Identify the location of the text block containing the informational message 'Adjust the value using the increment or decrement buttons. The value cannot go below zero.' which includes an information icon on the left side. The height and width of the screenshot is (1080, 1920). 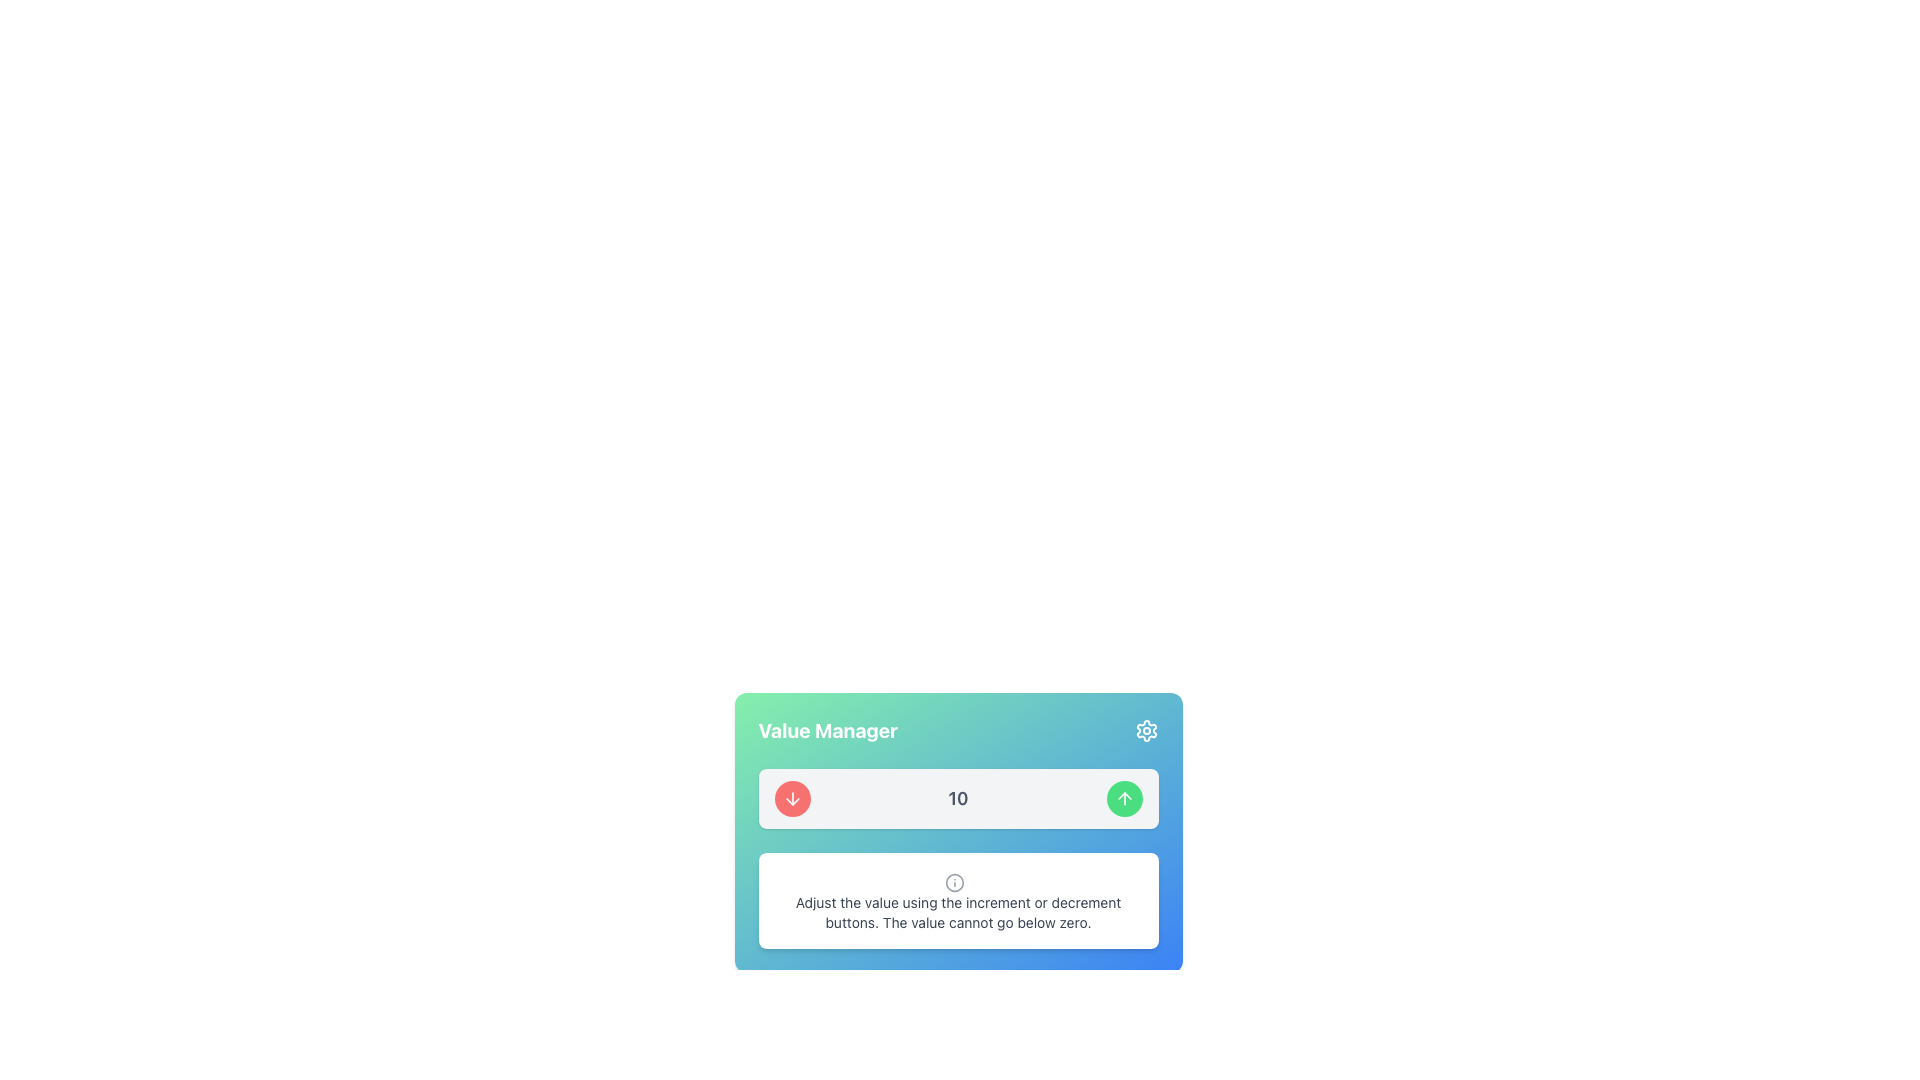
(957, 901).